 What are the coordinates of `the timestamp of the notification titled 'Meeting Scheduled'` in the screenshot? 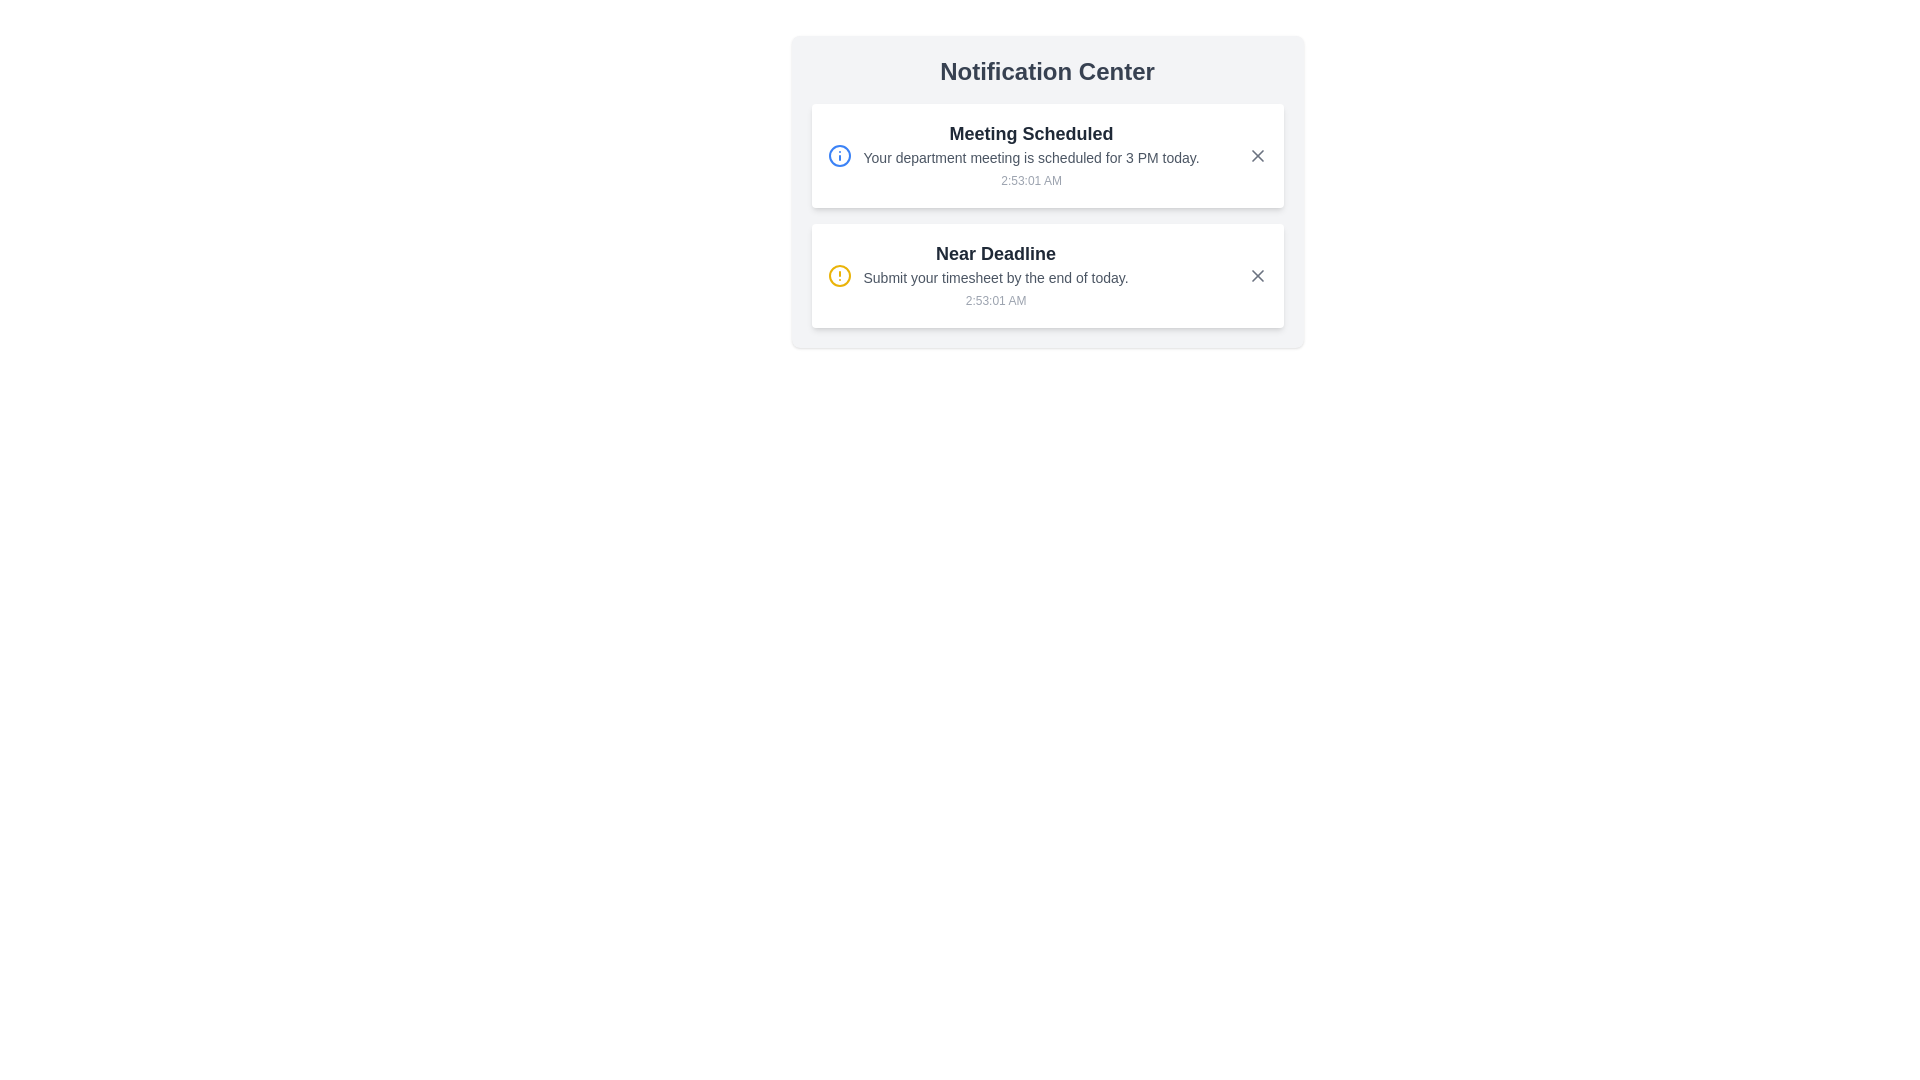 It's located at (1031, 181).